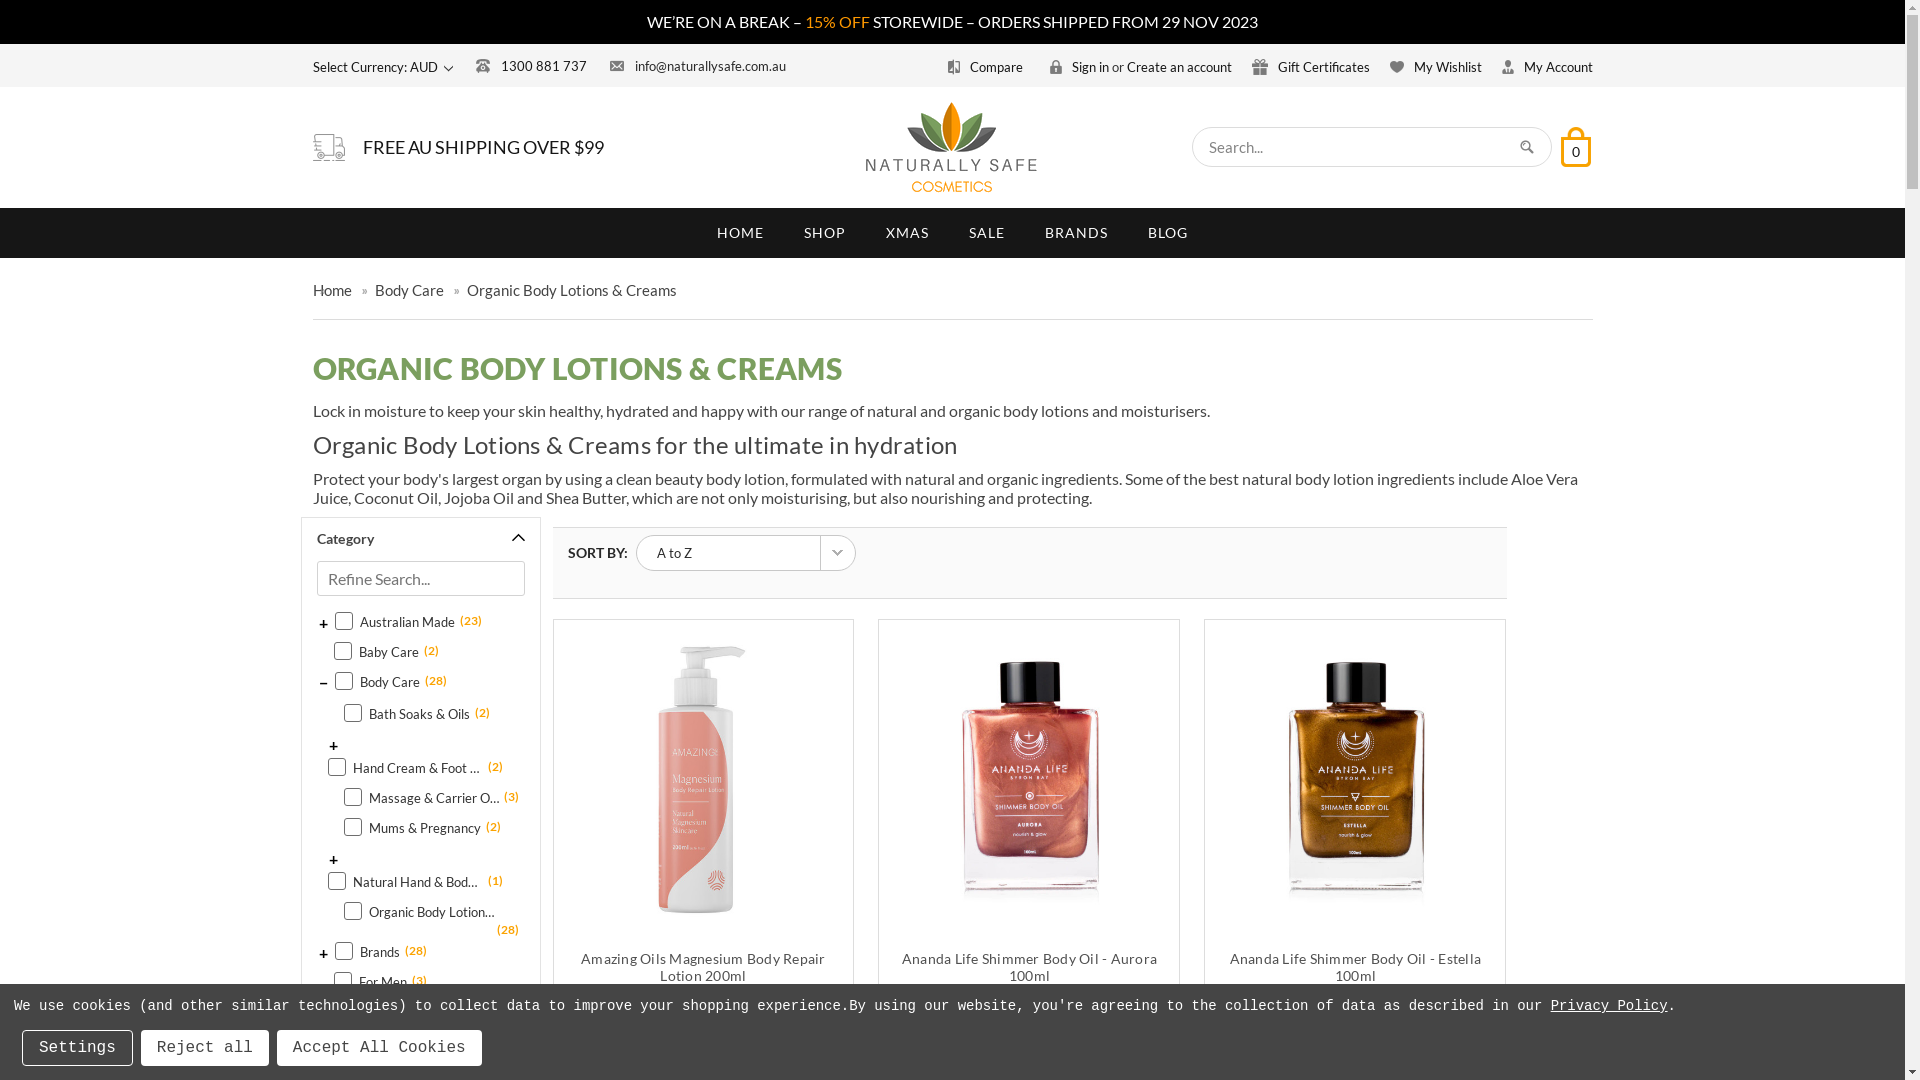 The image size is (1920, 1080). What do you see at coordinates (988, 65) in the screenshot?
I see `'Compare'` at bounding box center [988, 65].